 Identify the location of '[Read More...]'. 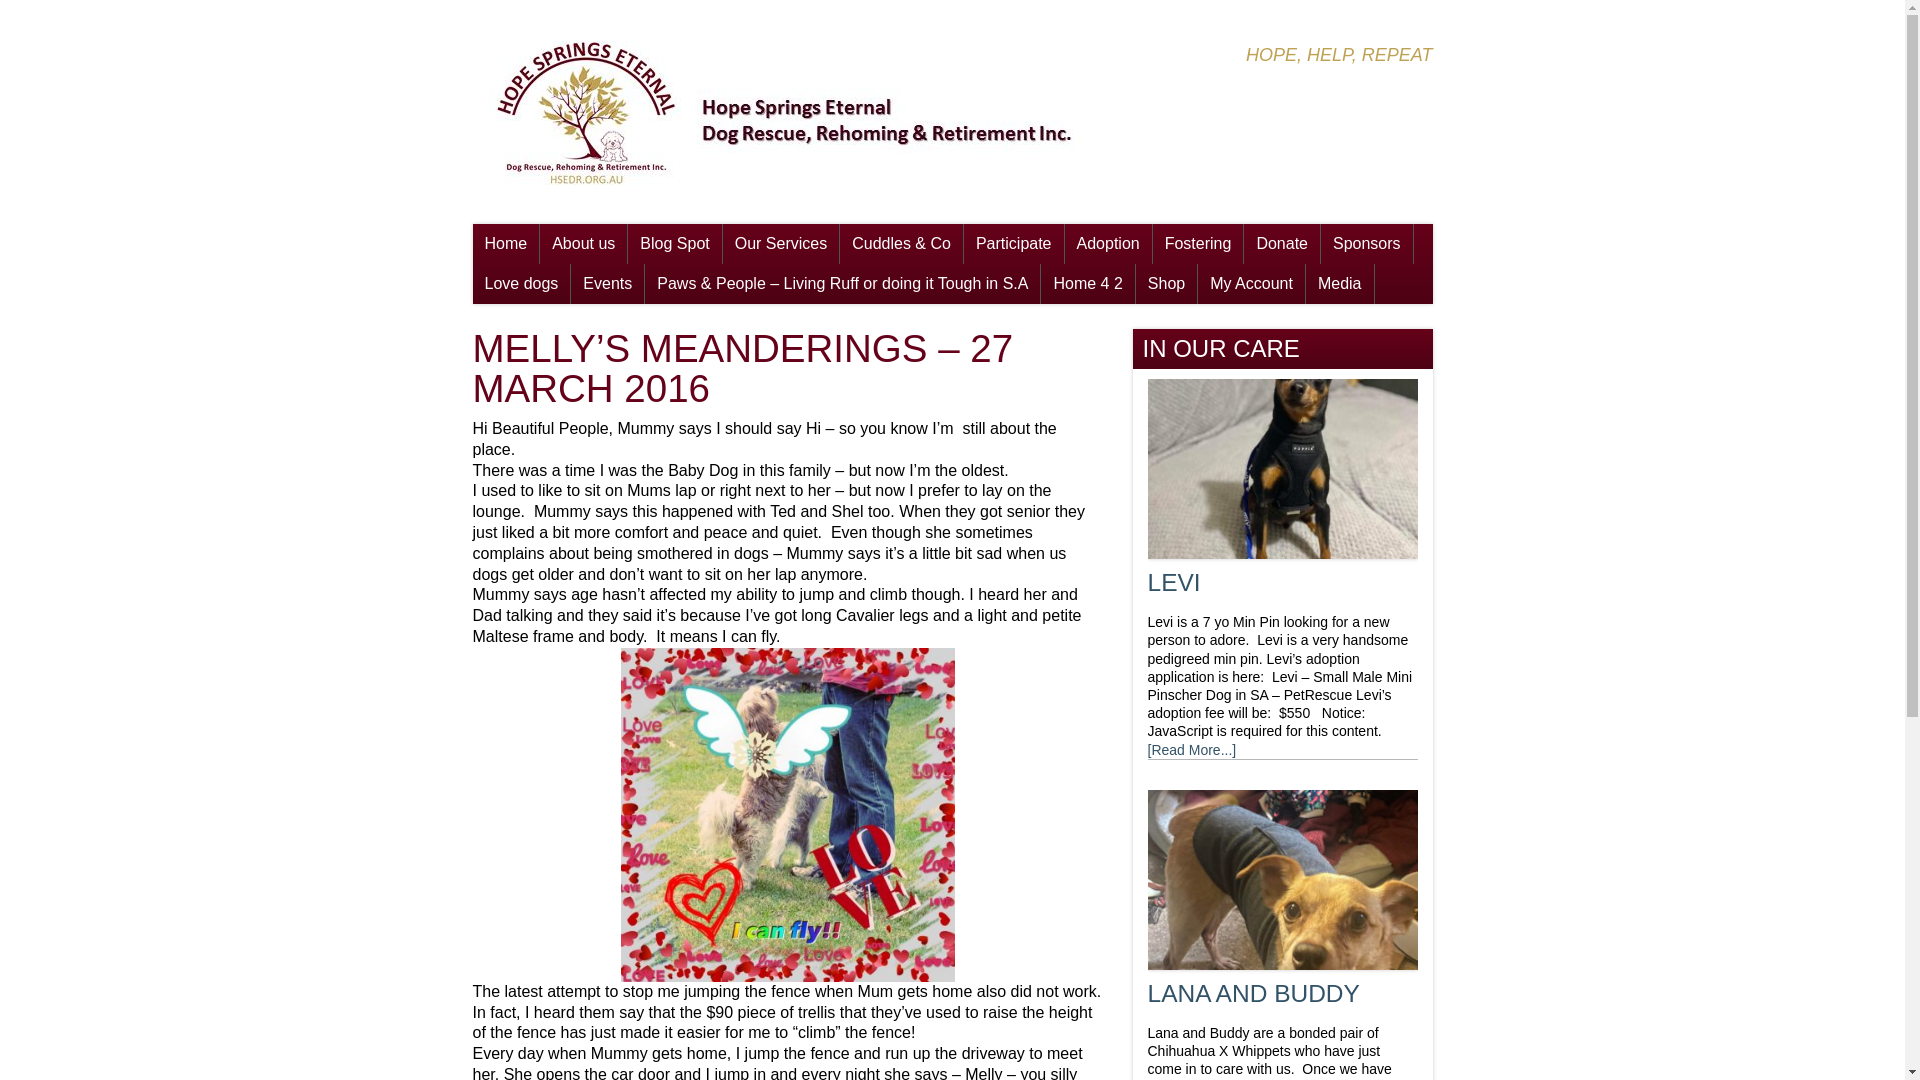
(1192, 749).